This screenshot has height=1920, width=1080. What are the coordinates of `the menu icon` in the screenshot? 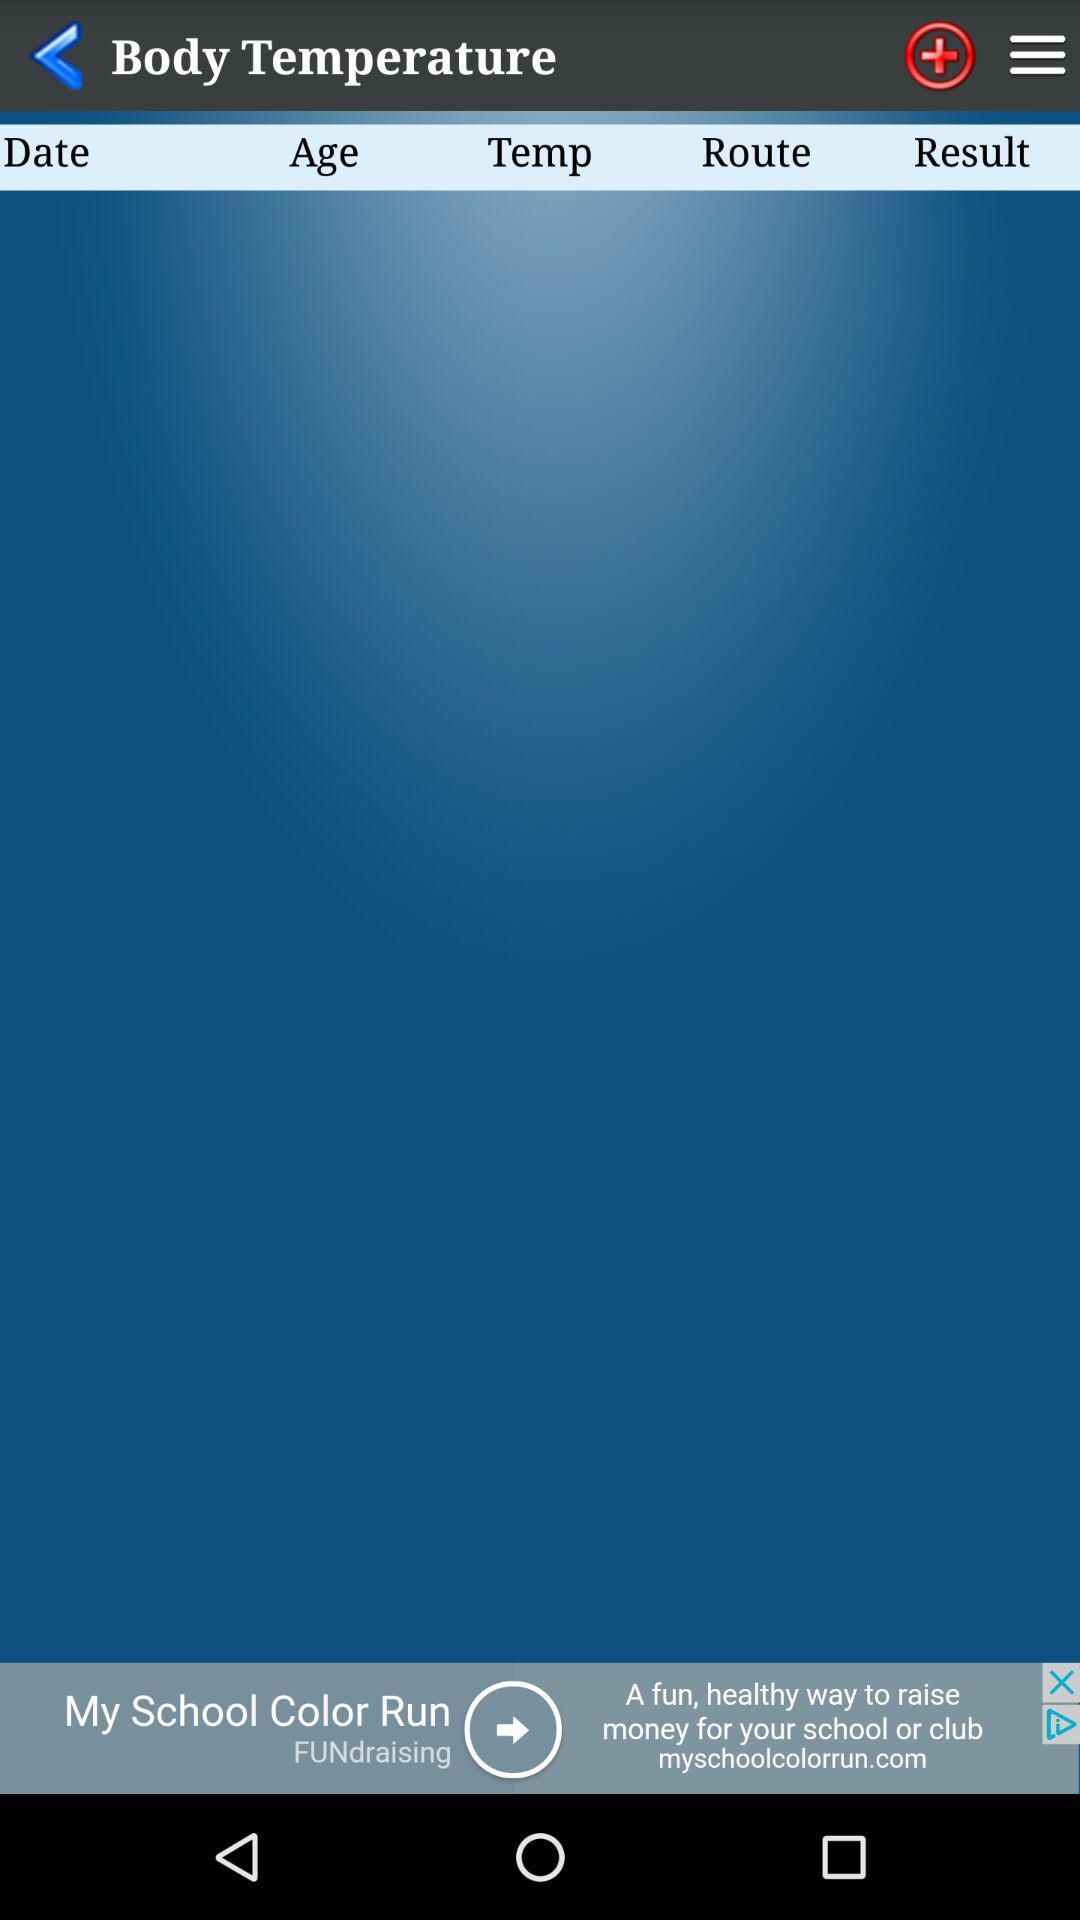 It's located at (1036, 59).